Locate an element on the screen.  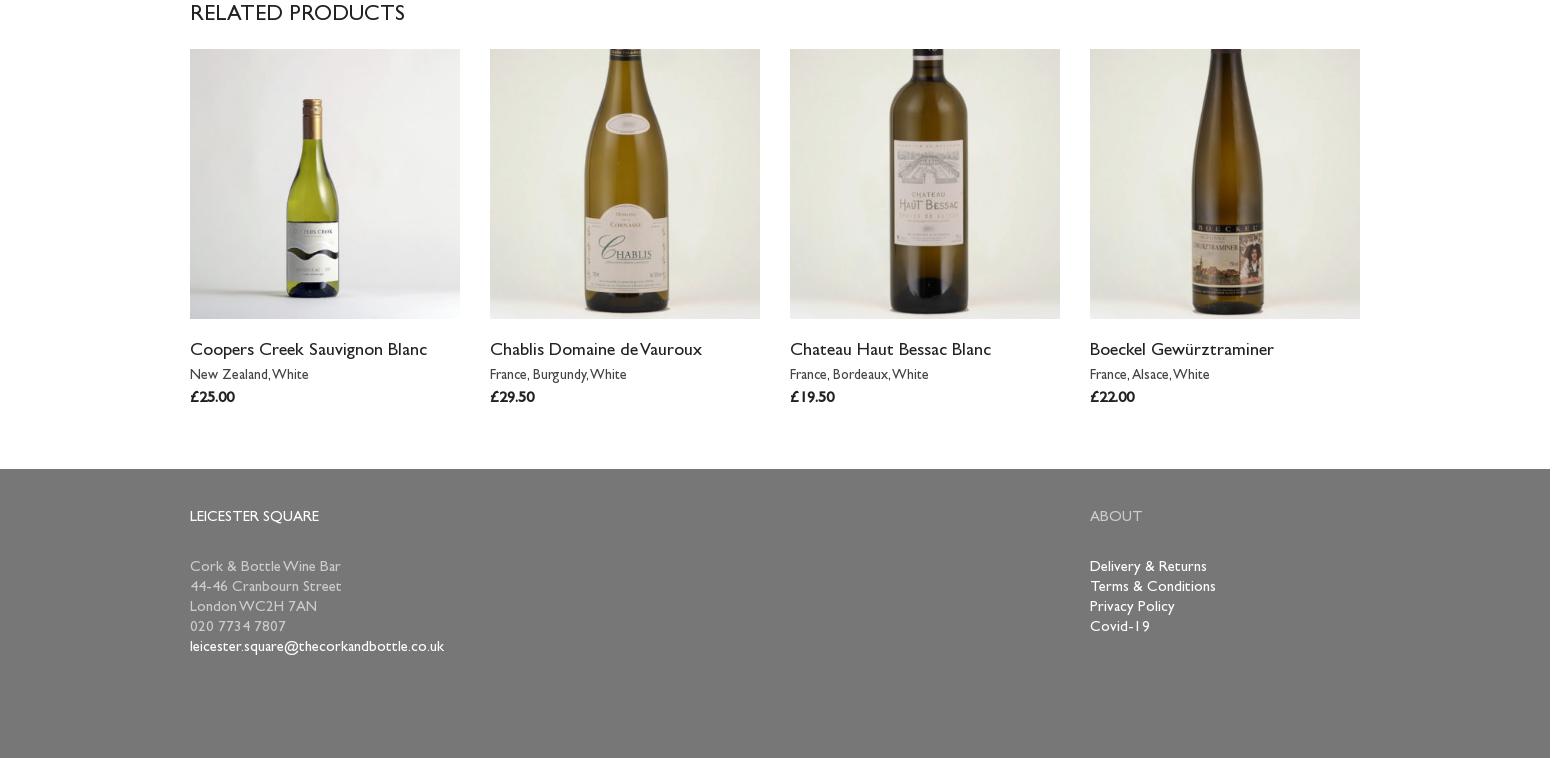
'Cork & Bottle Wine Bar' is located at coordinates (264, 567).